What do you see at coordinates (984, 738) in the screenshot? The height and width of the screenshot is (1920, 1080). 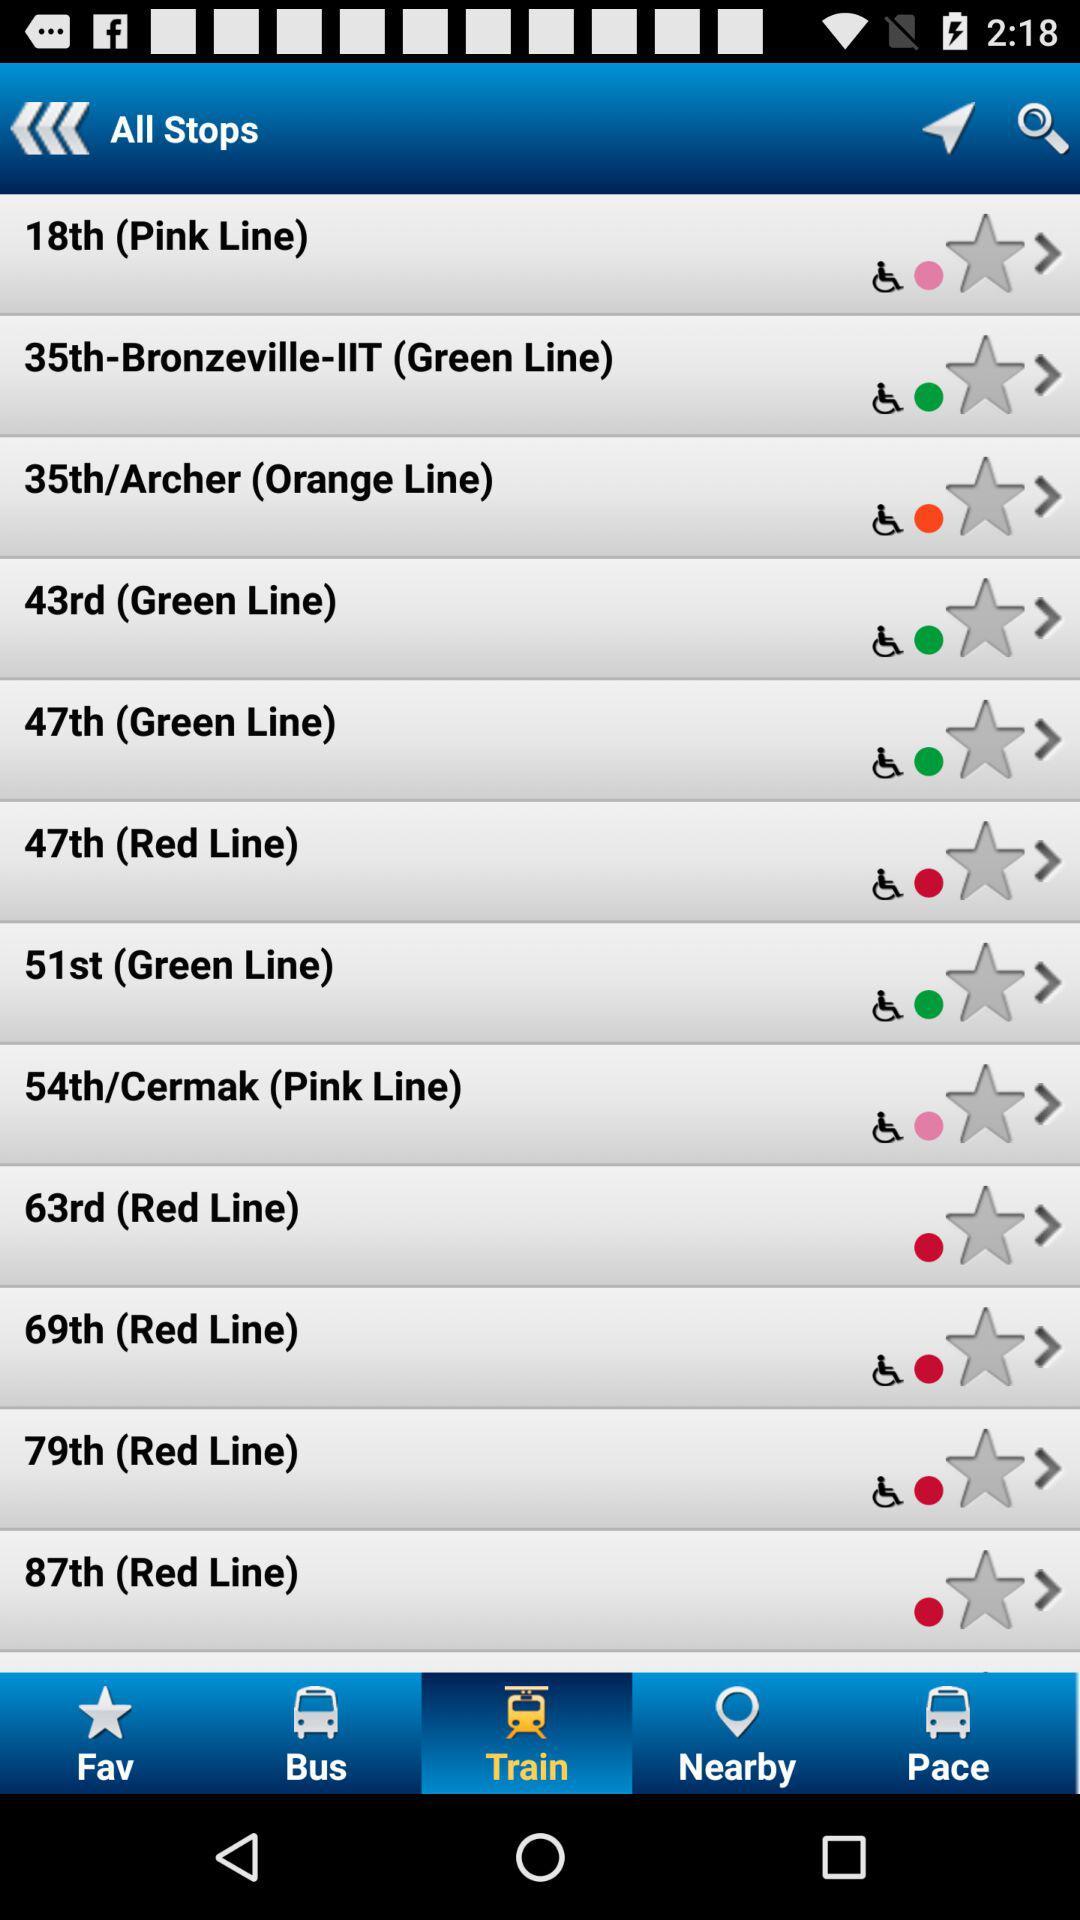 I see `list item to favorites` at bounding box center [984, 738].